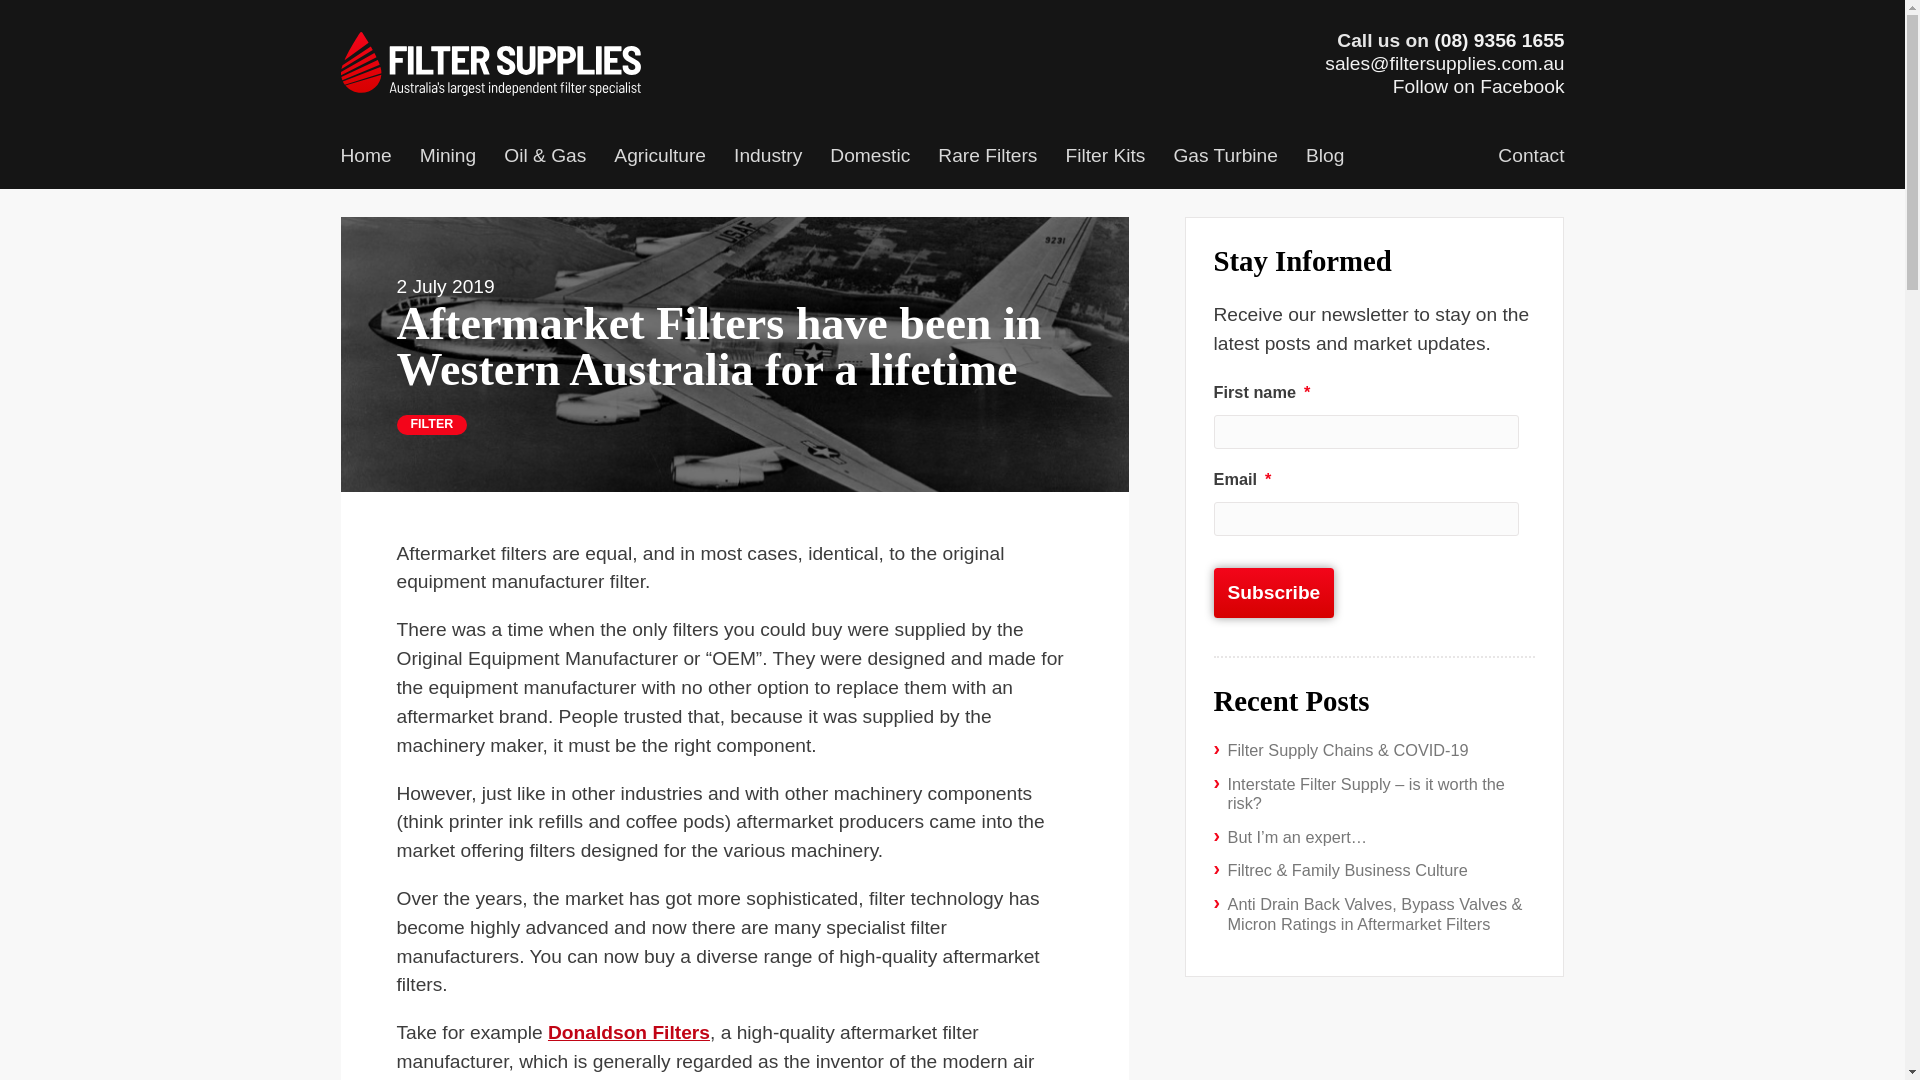  What do you see at coordinates (1530, 157) in the screenshot?
I see `'Contact'` at bounding box center [1530, 157].